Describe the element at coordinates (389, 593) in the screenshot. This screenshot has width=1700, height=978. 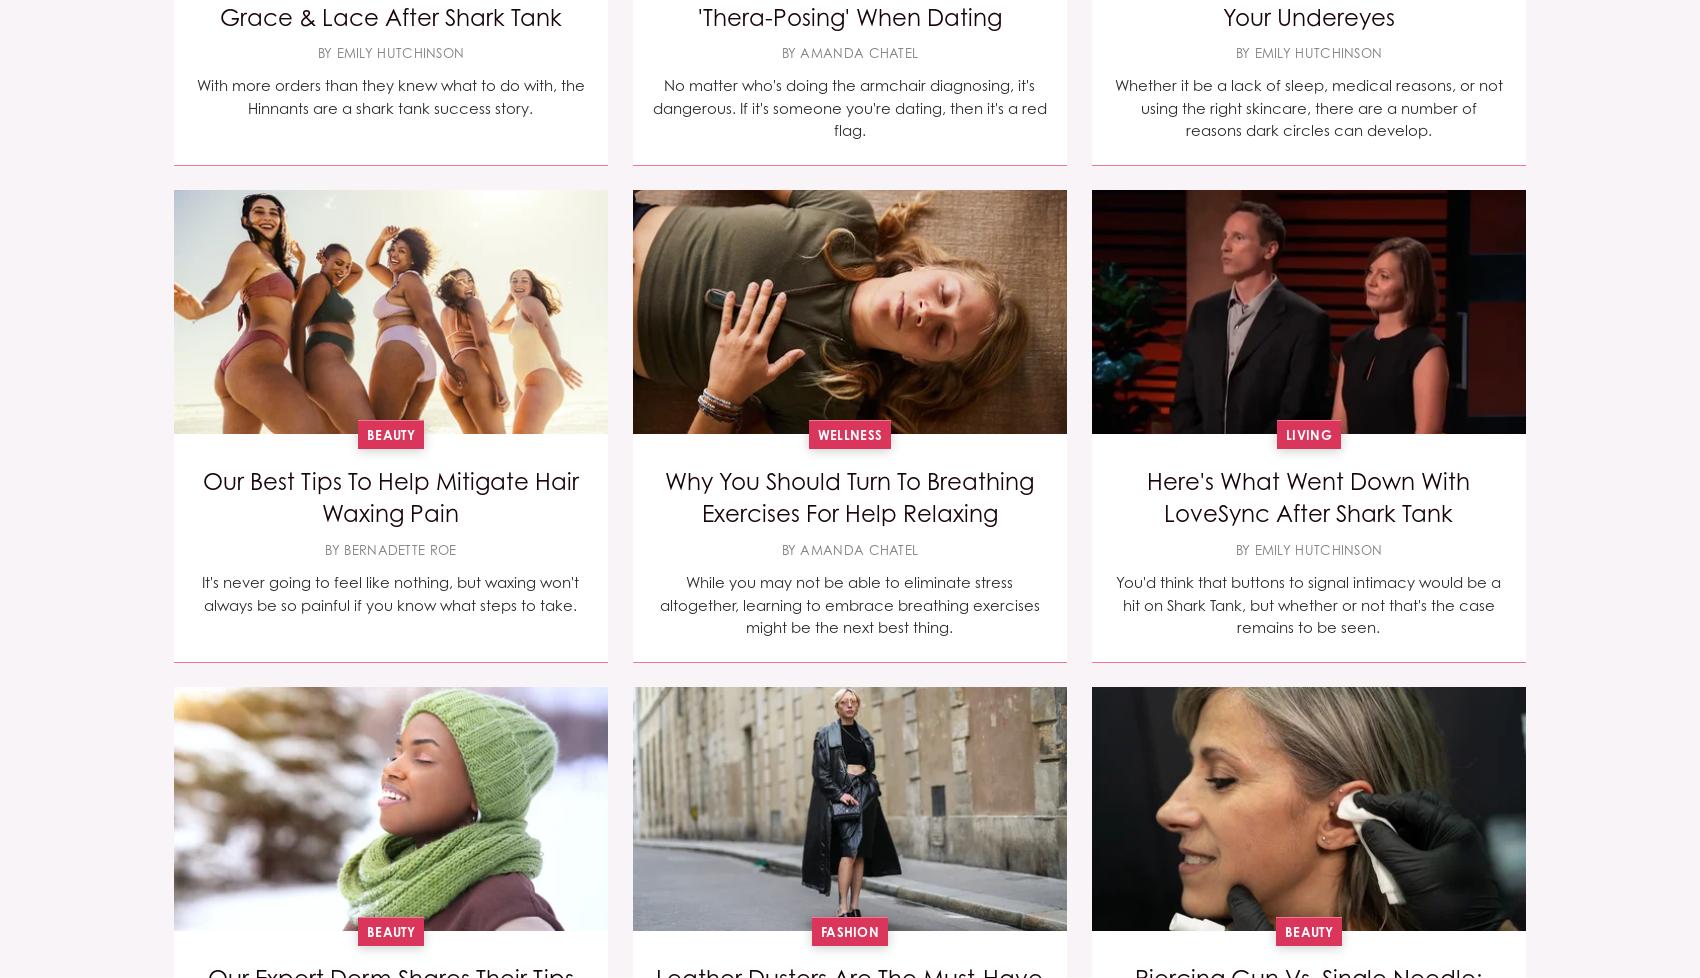
I see `'It's never going to feel like nothing, but waxing won't always be so painful if you know what steps to take.'` at that location.